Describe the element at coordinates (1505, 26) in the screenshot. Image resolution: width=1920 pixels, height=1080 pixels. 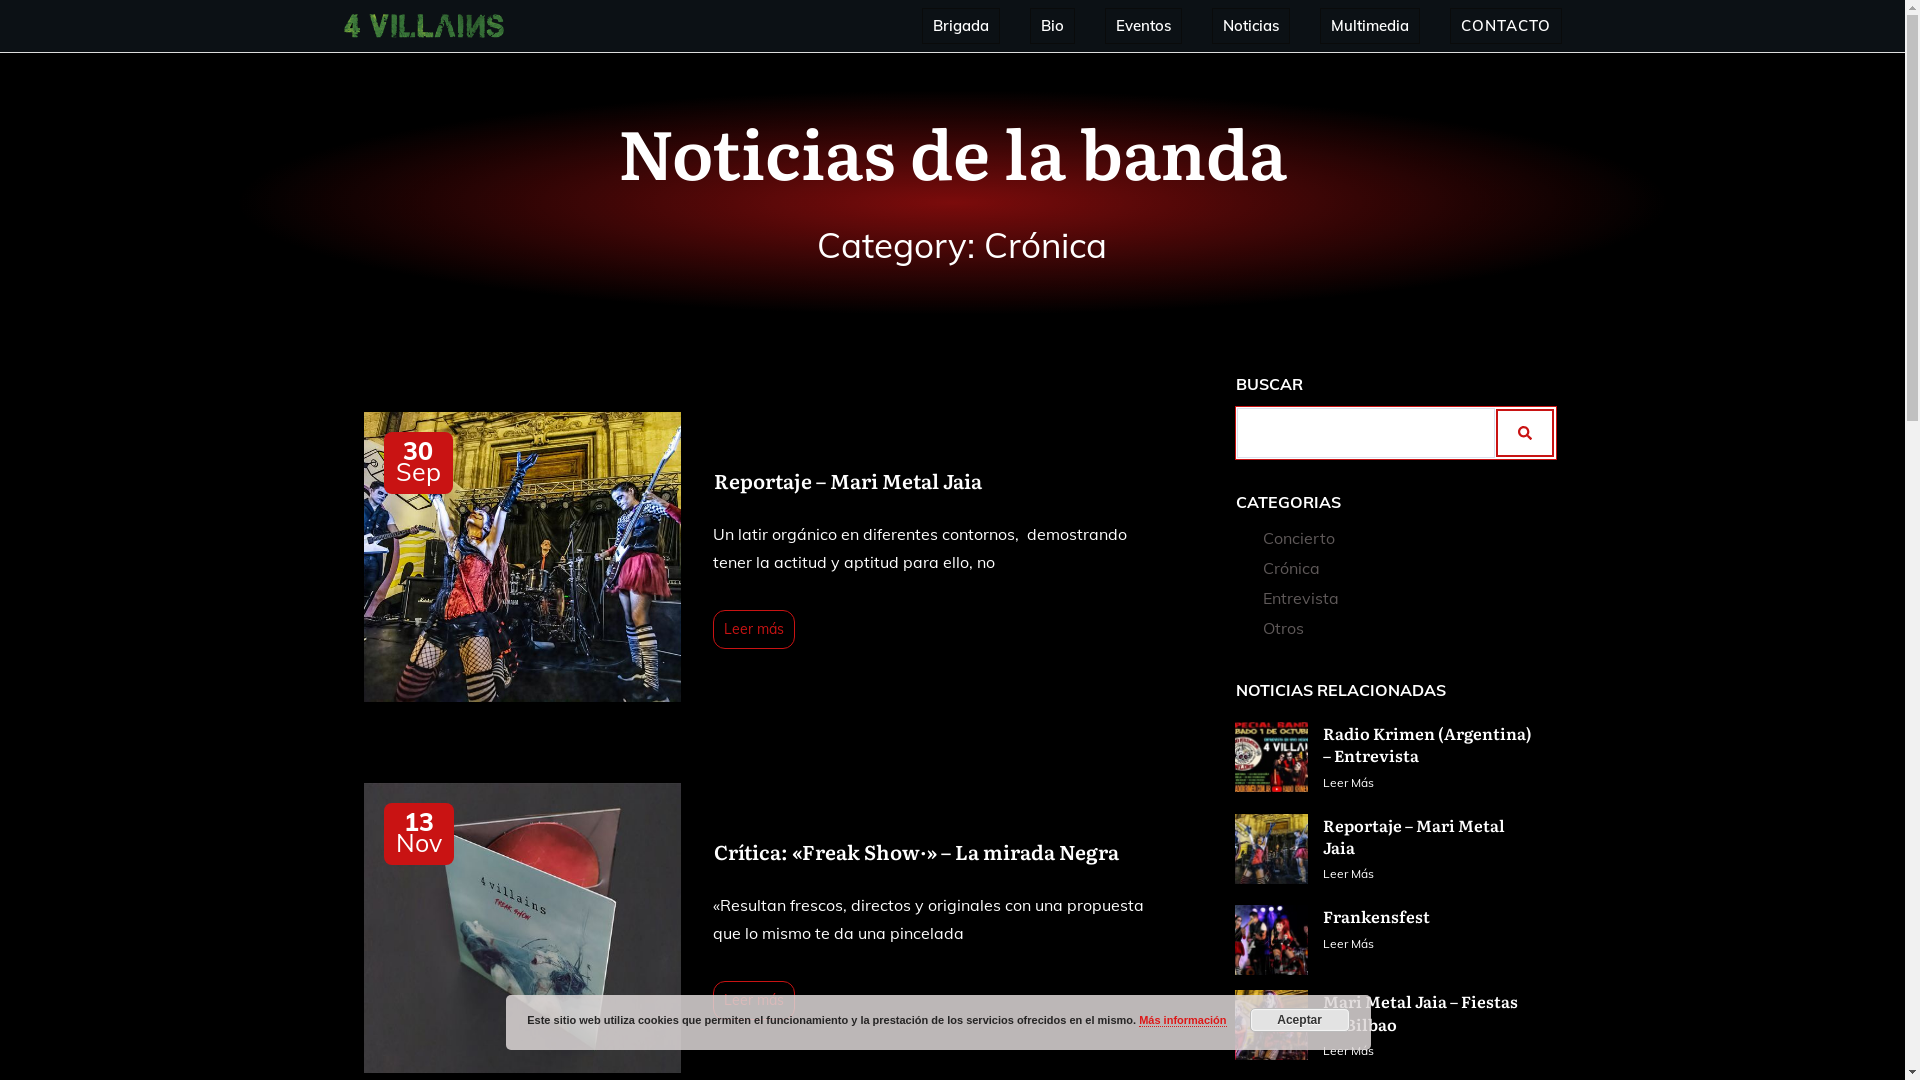
I see `'CONTACTO'` at that location.